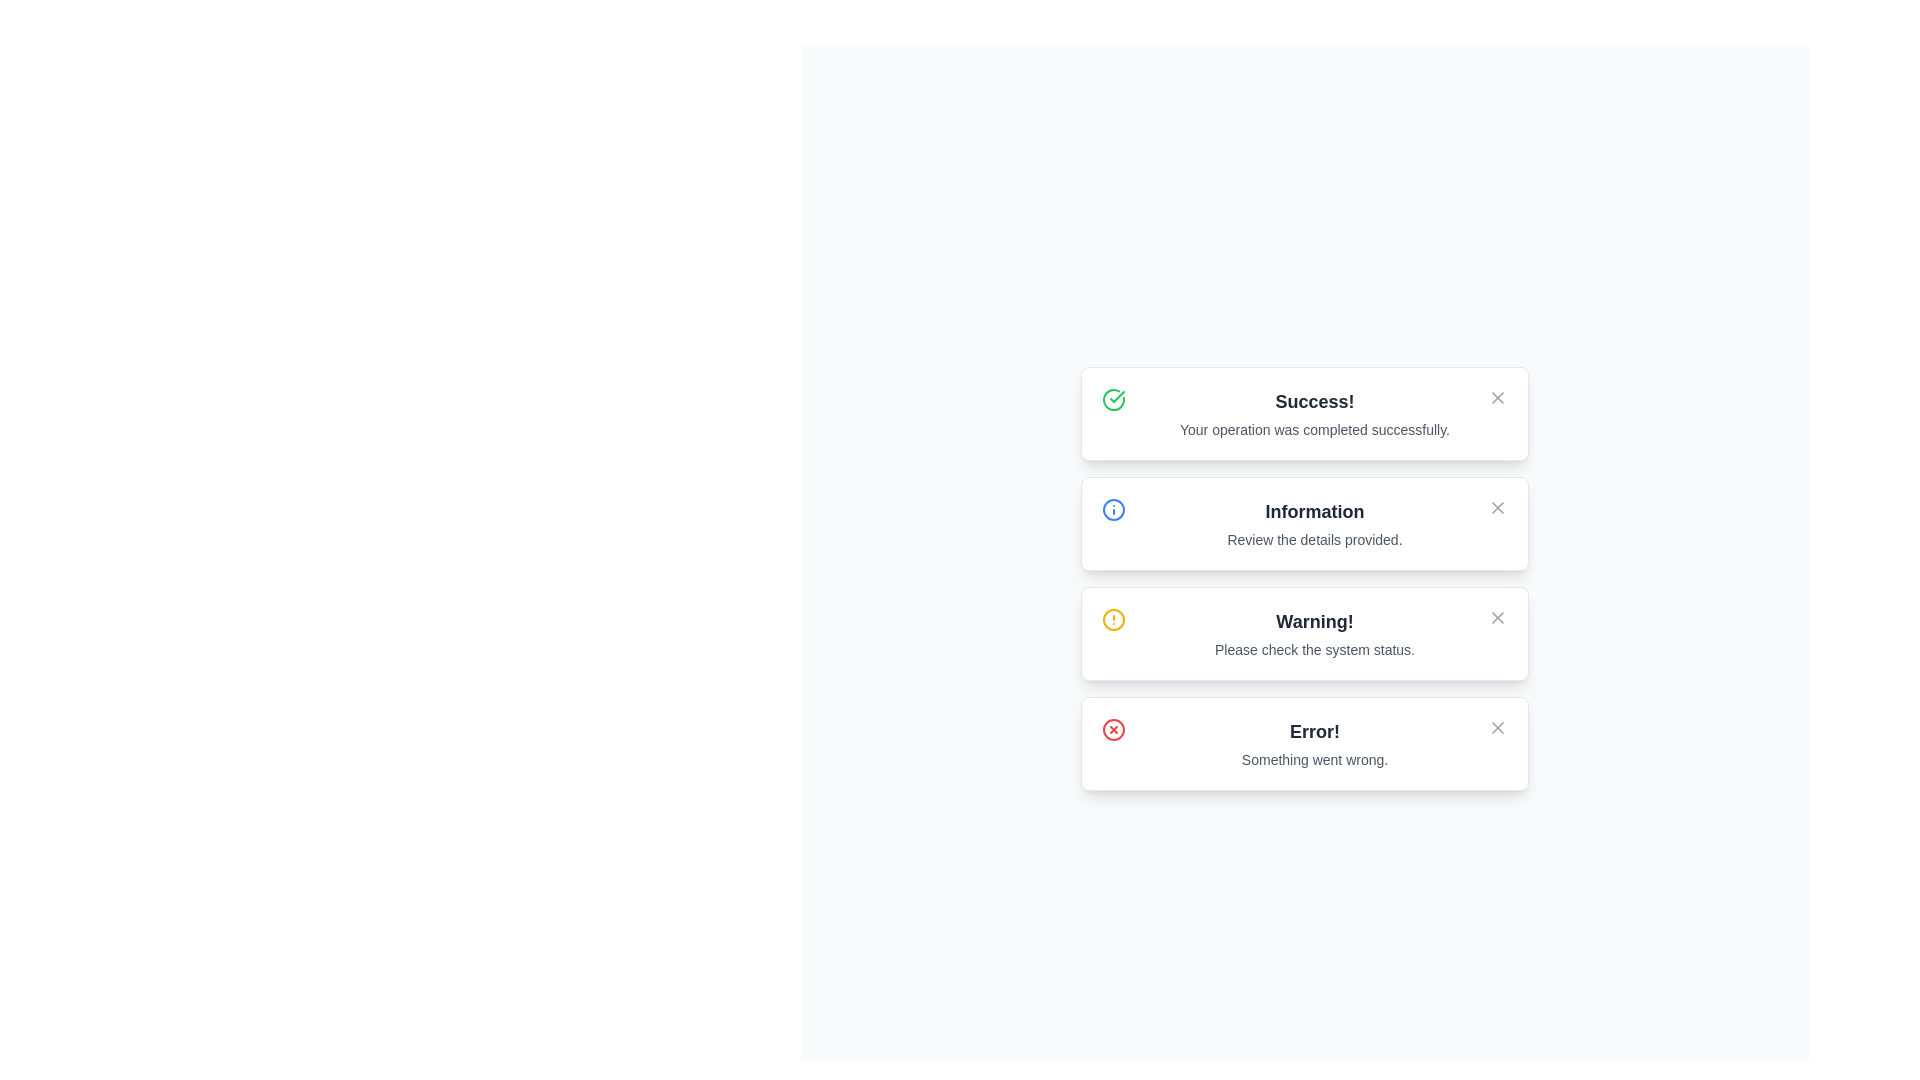 The width and height of the screenshot is (1920, 1080). Describe the element at coordinates (1315, 633) in the screenshot. I see `the warning message block located in the middle panel, which is the third item in a vertically stacked list of information cards, positioned between 'Information' and 'Error'` at that location.